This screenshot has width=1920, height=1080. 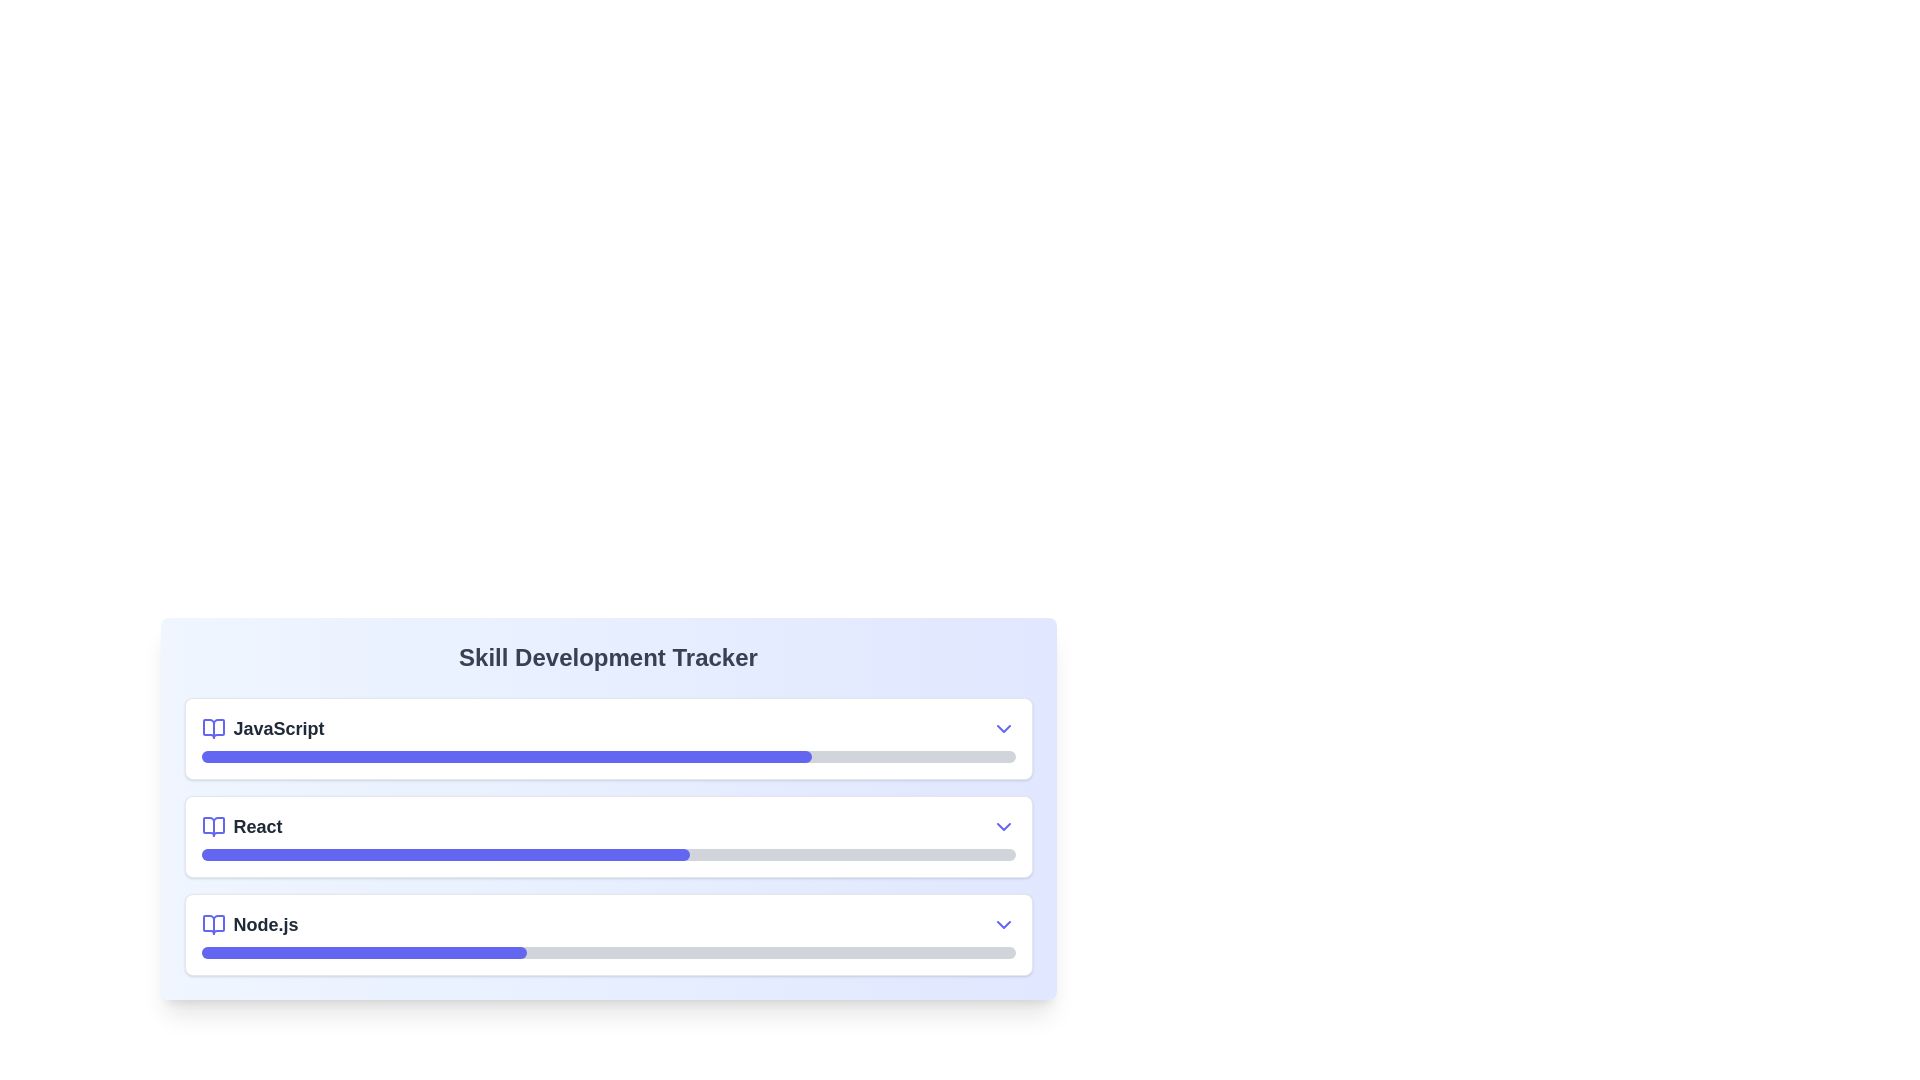 I want to click on the bold, large-sized text labeled 'Skill Development Tracker' that is centrally located at the top of the section with a gradient background, so click(x=607, y=658).